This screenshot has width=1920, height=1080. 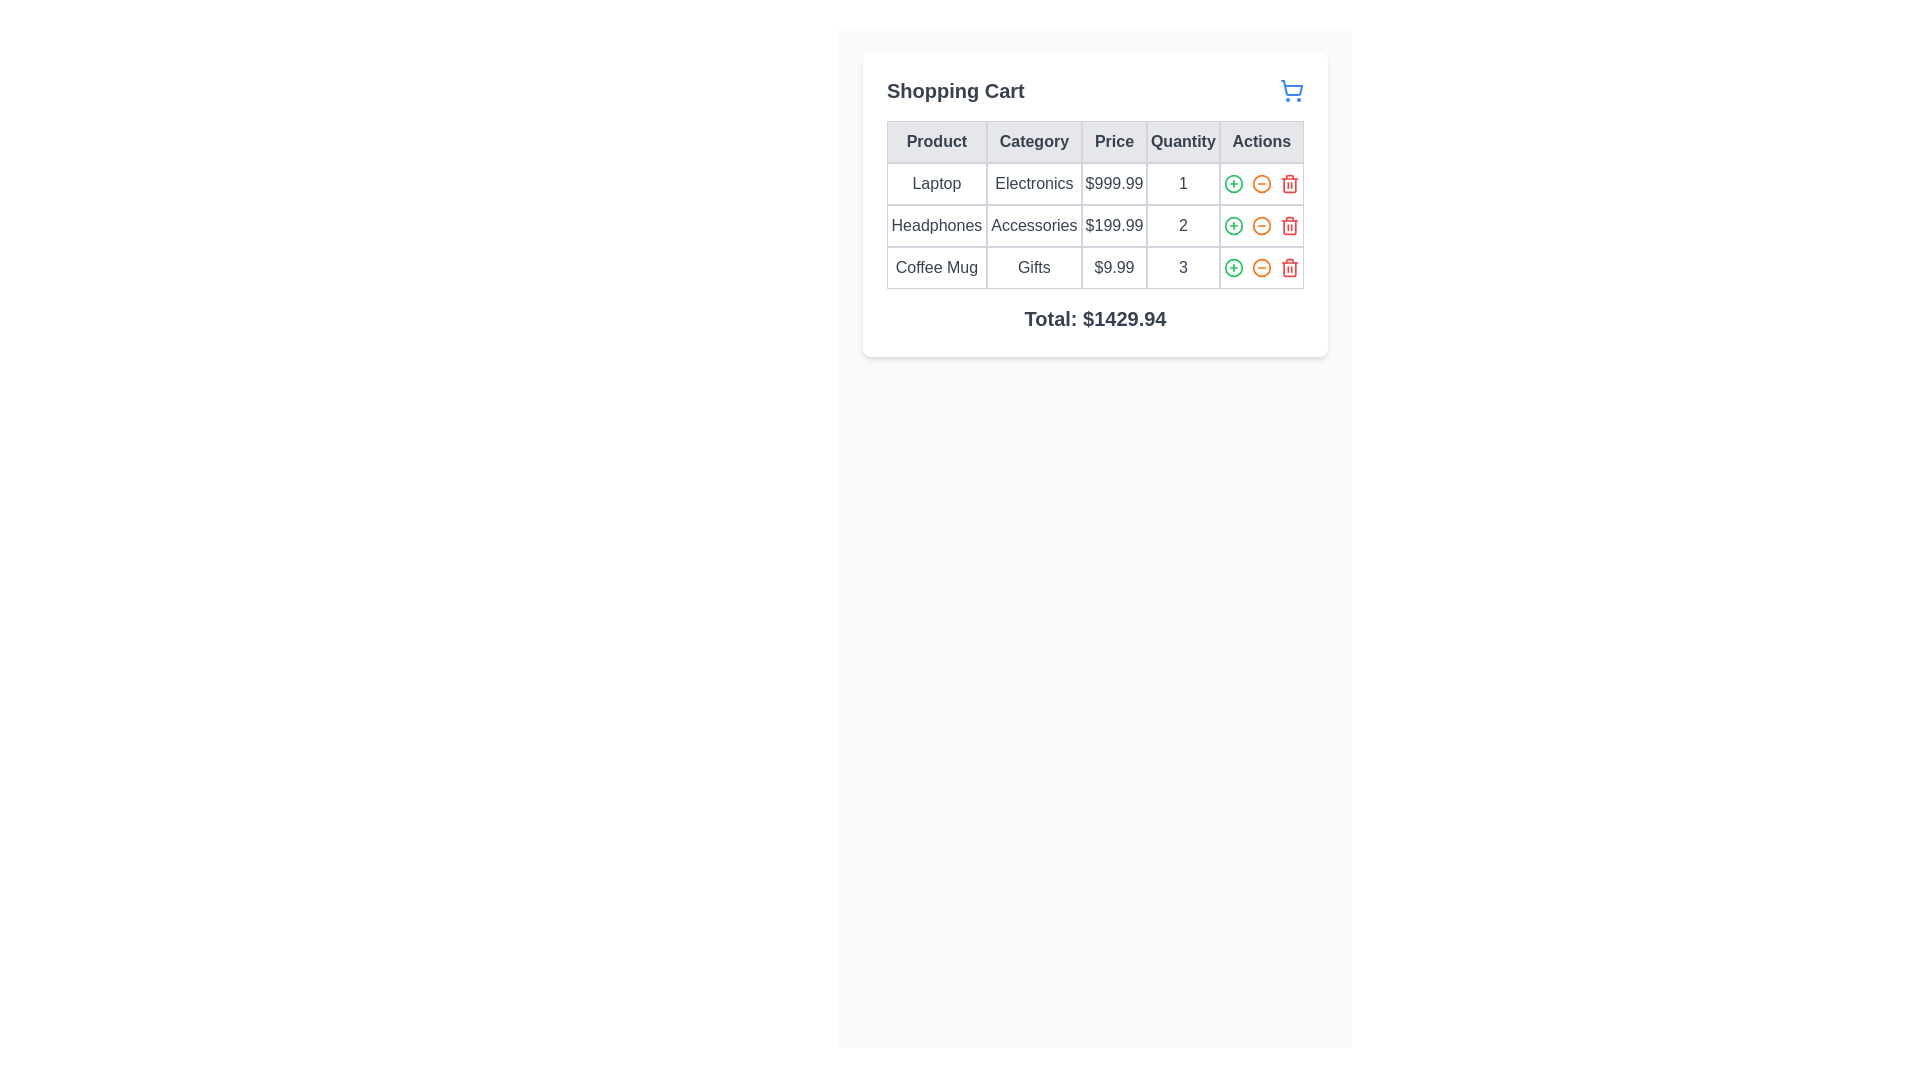 What do you see at coordinates (1232, 266) in the screenshot?
I see `the green circle button in the third row of the 'Actions' column` at bounding box center [1232, 266].